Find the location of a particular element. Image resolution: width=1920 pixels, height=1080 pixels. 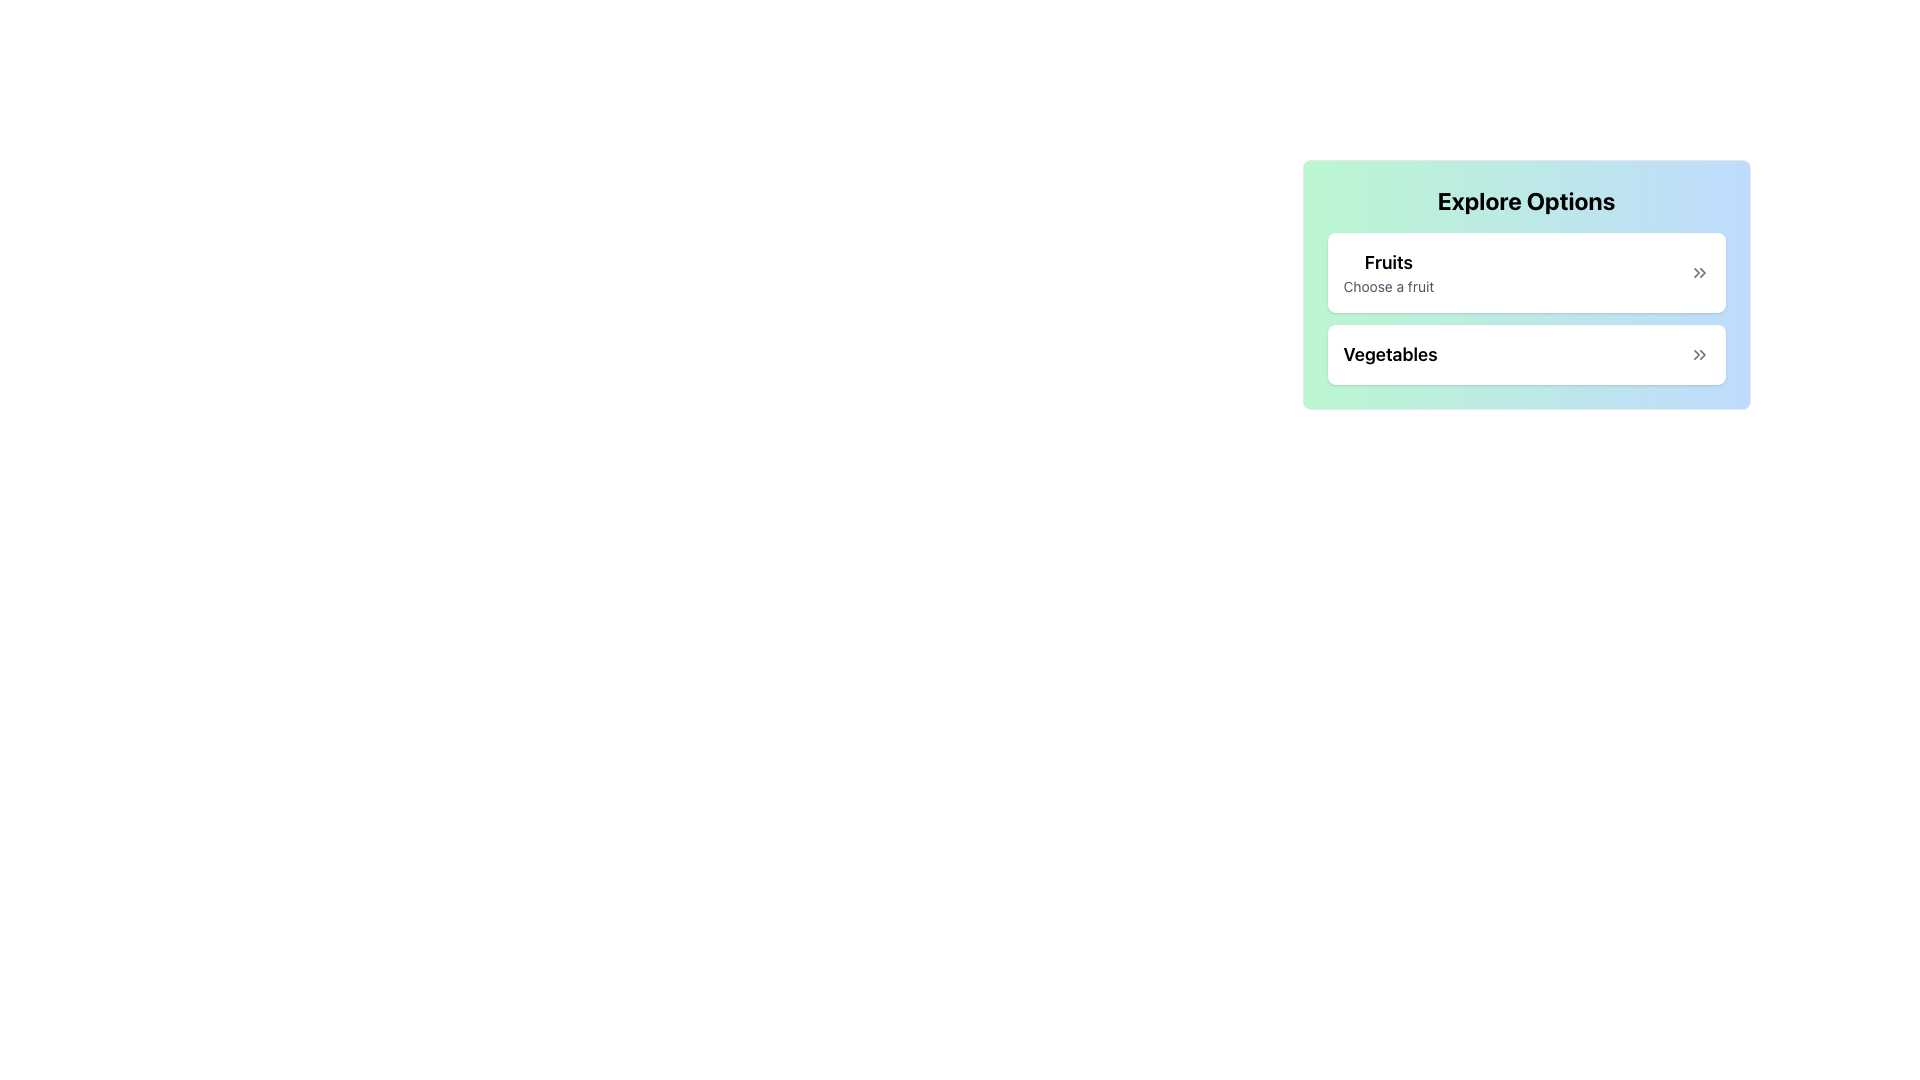

the double-chevron right icon located to the right of the 'Fruits' text and 'Choose a fruit' within the 'Fruits' section is located at coordinates (1698, 273).